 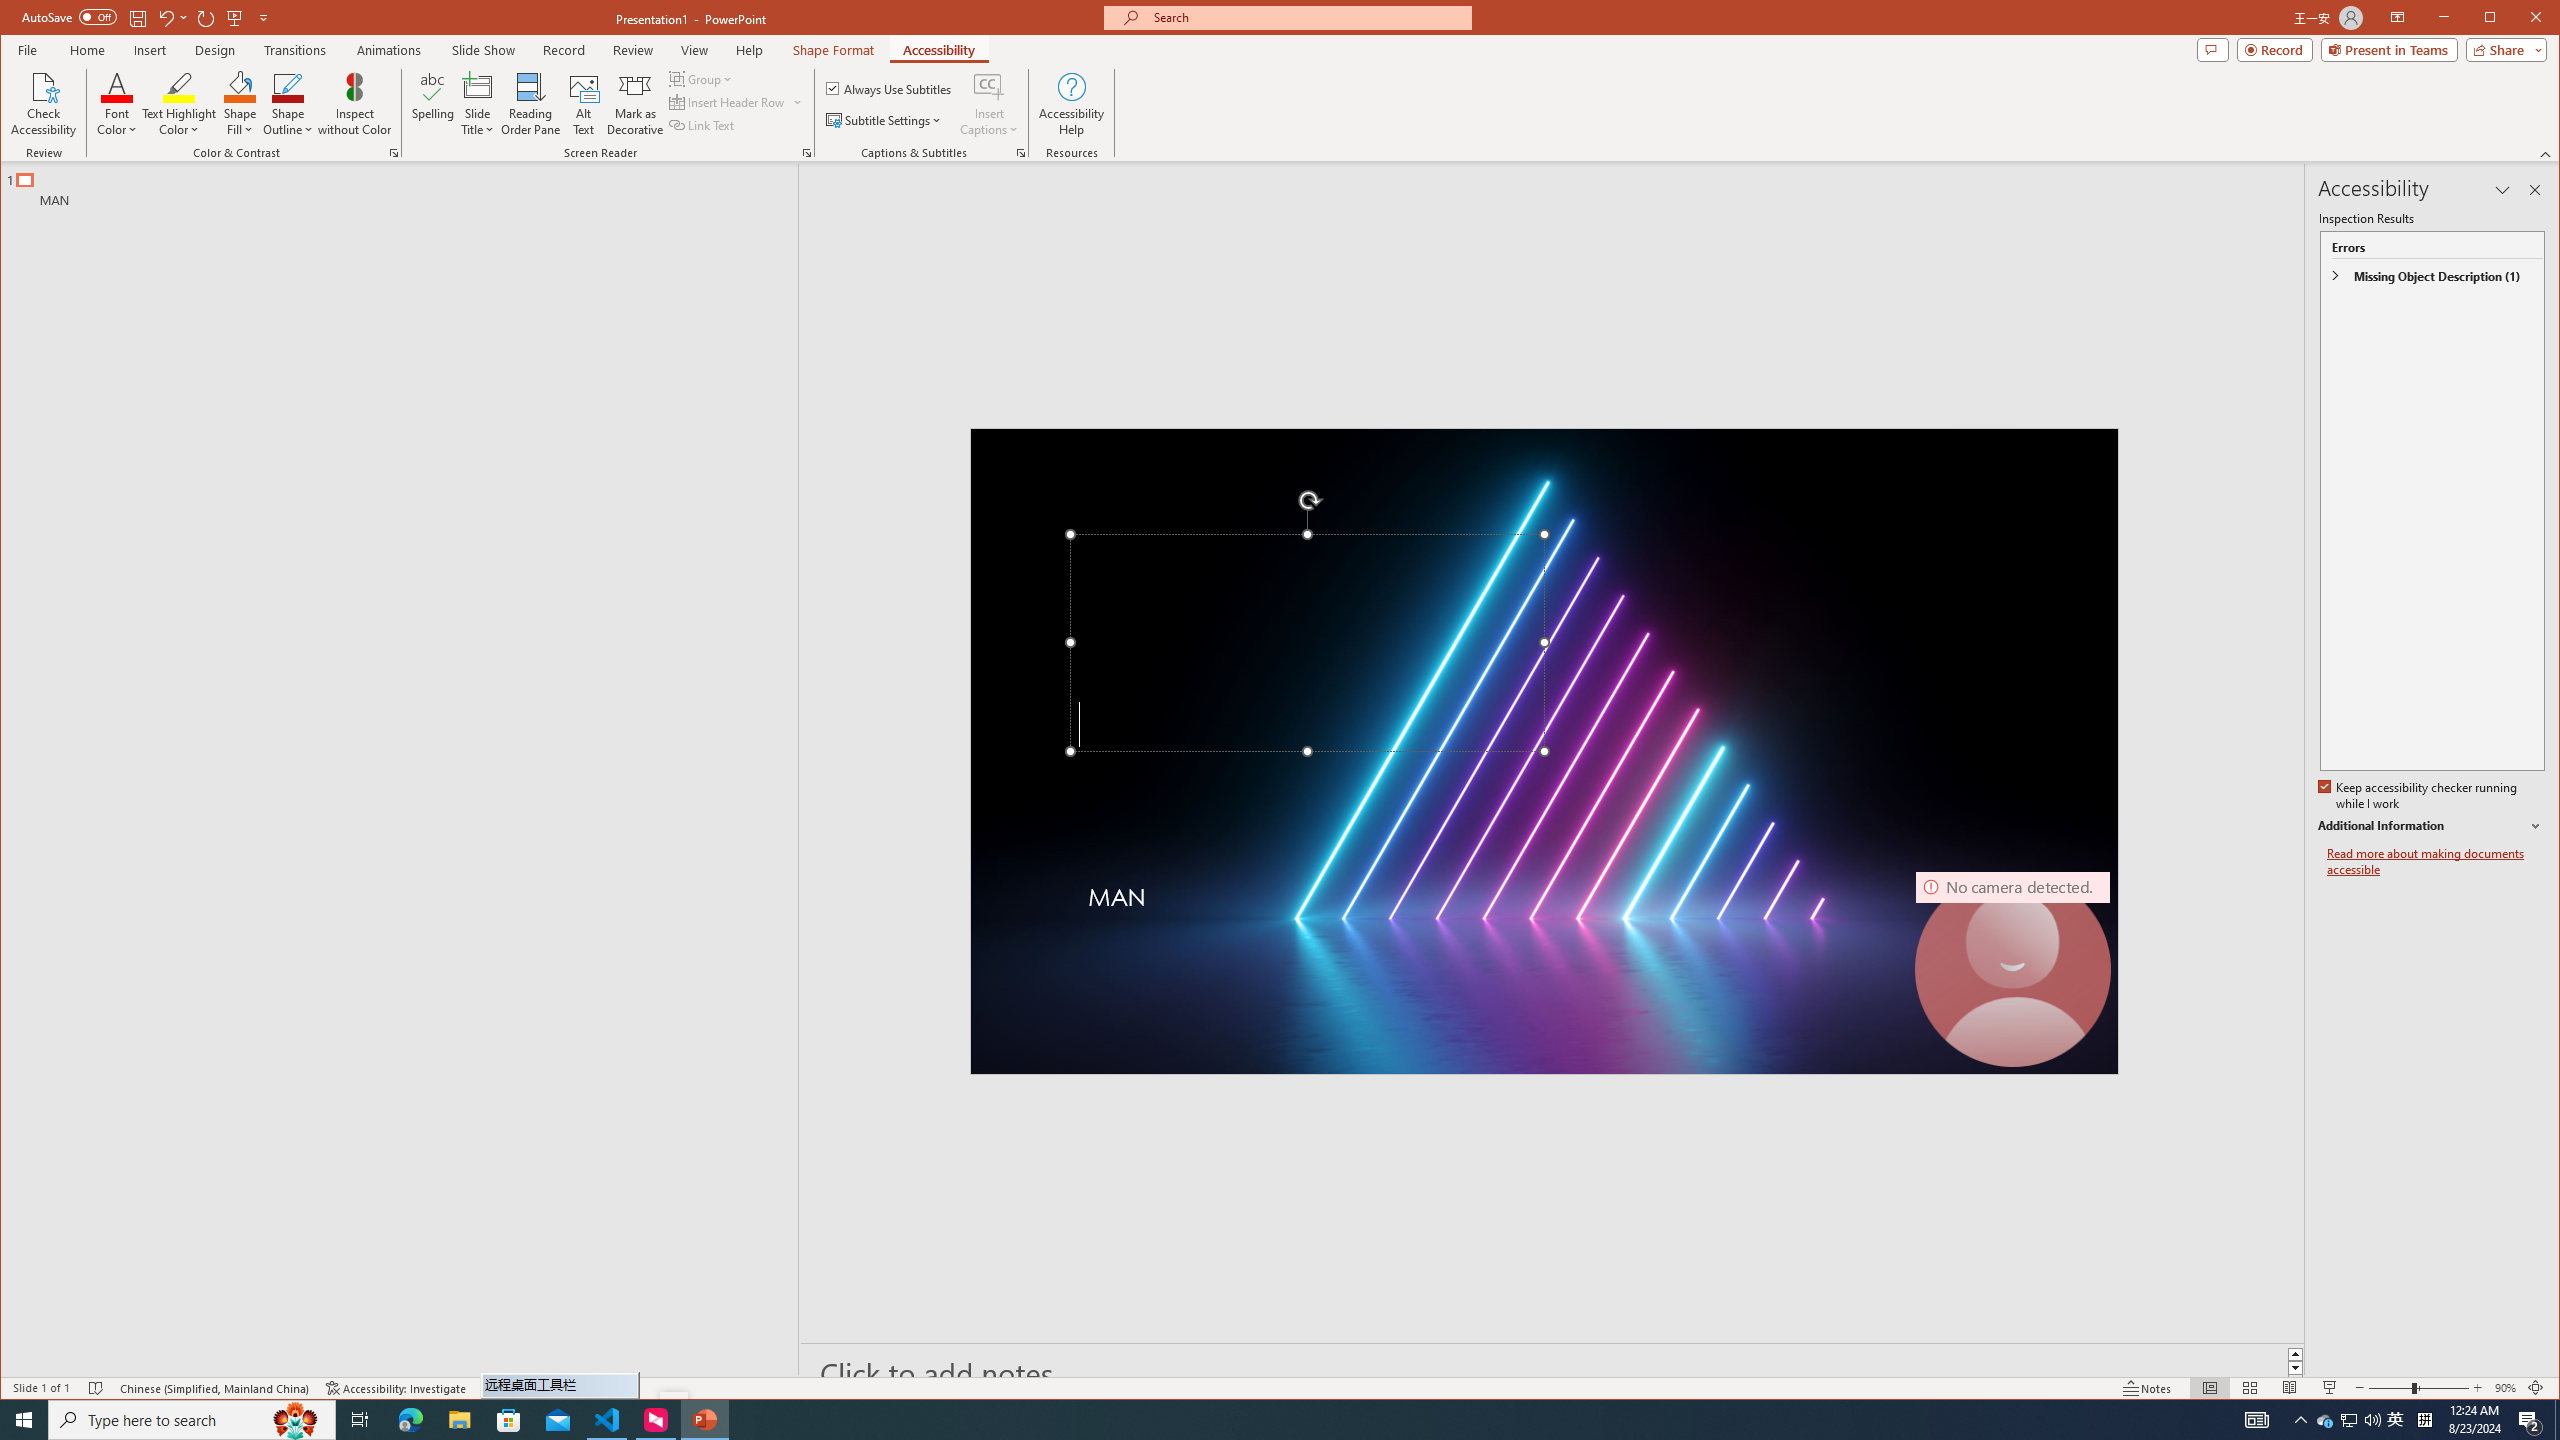 I want to click on 'Slide Title', so click(x=477, y=103).